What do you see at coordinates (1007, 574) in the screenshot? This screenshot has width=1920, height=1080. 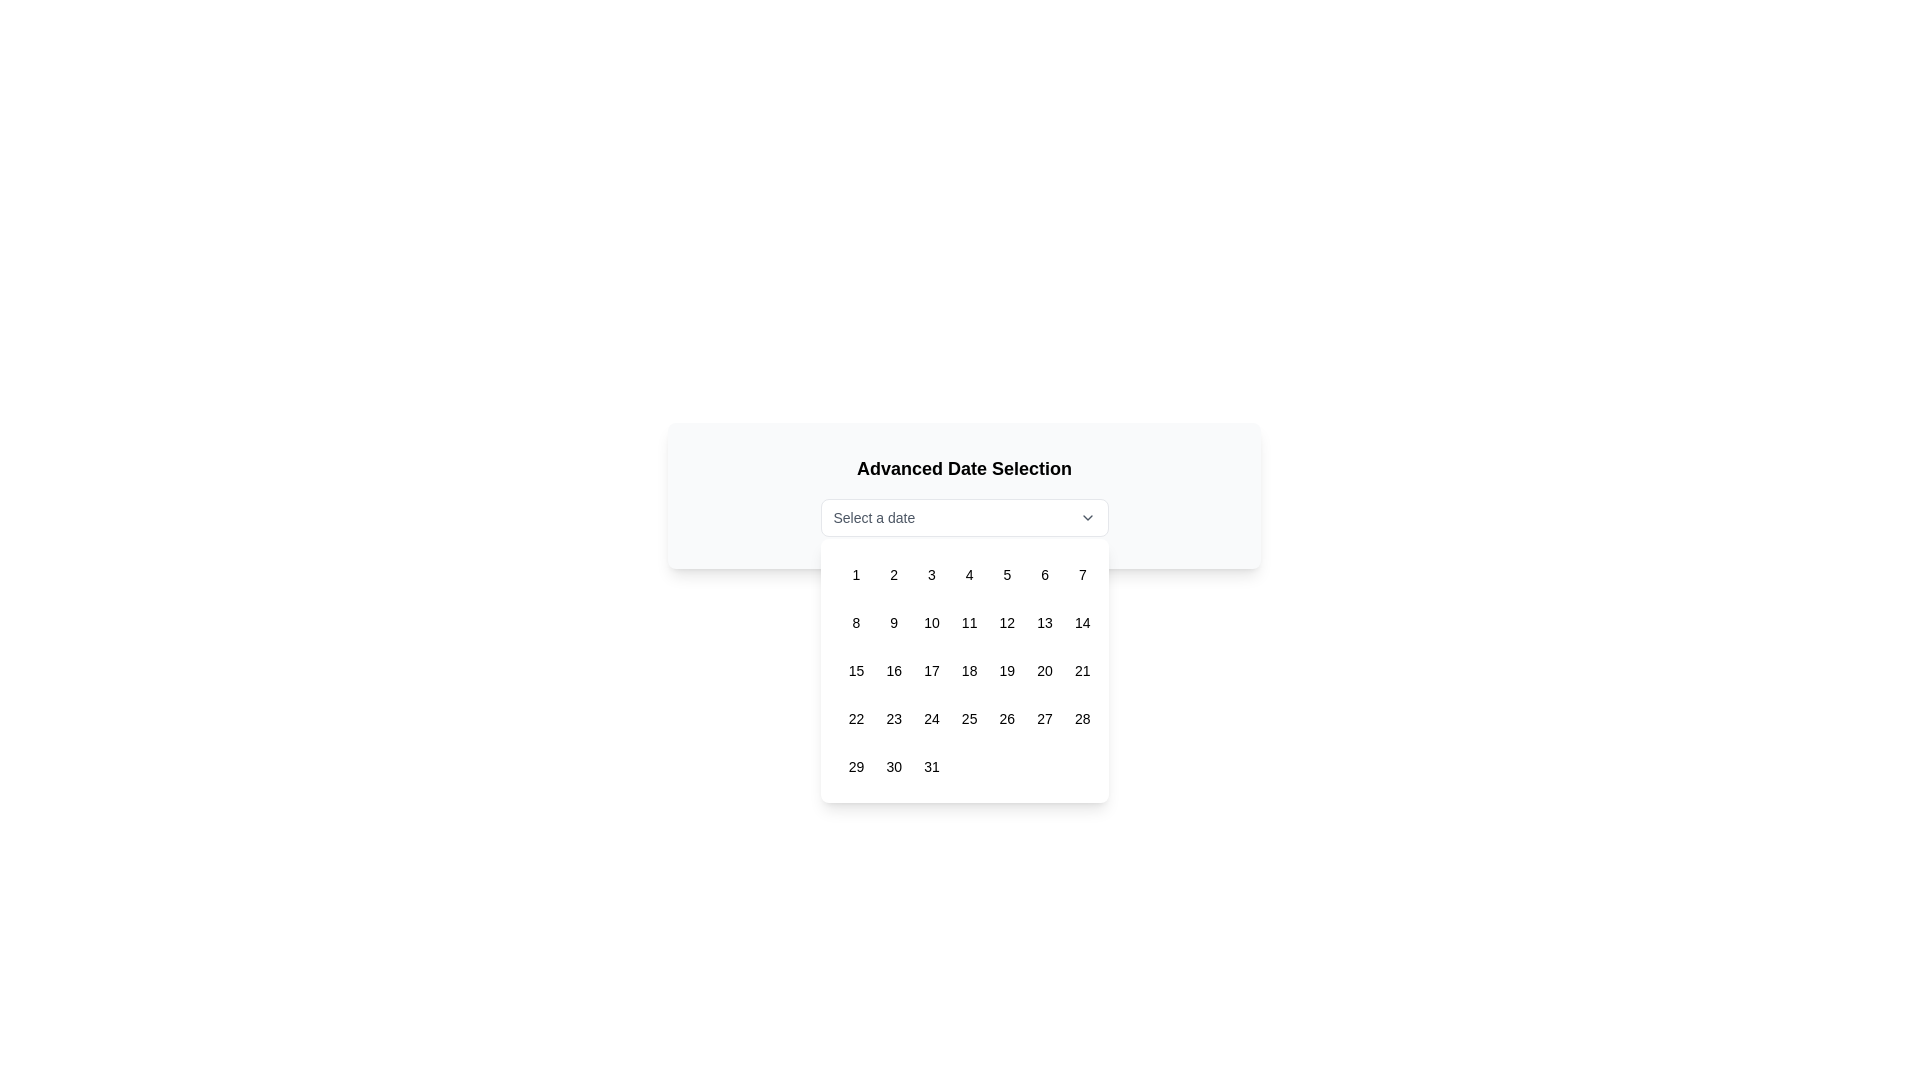 I see `the selectable day button '5' in the calendar interface` at bounding box center [1007, 574].